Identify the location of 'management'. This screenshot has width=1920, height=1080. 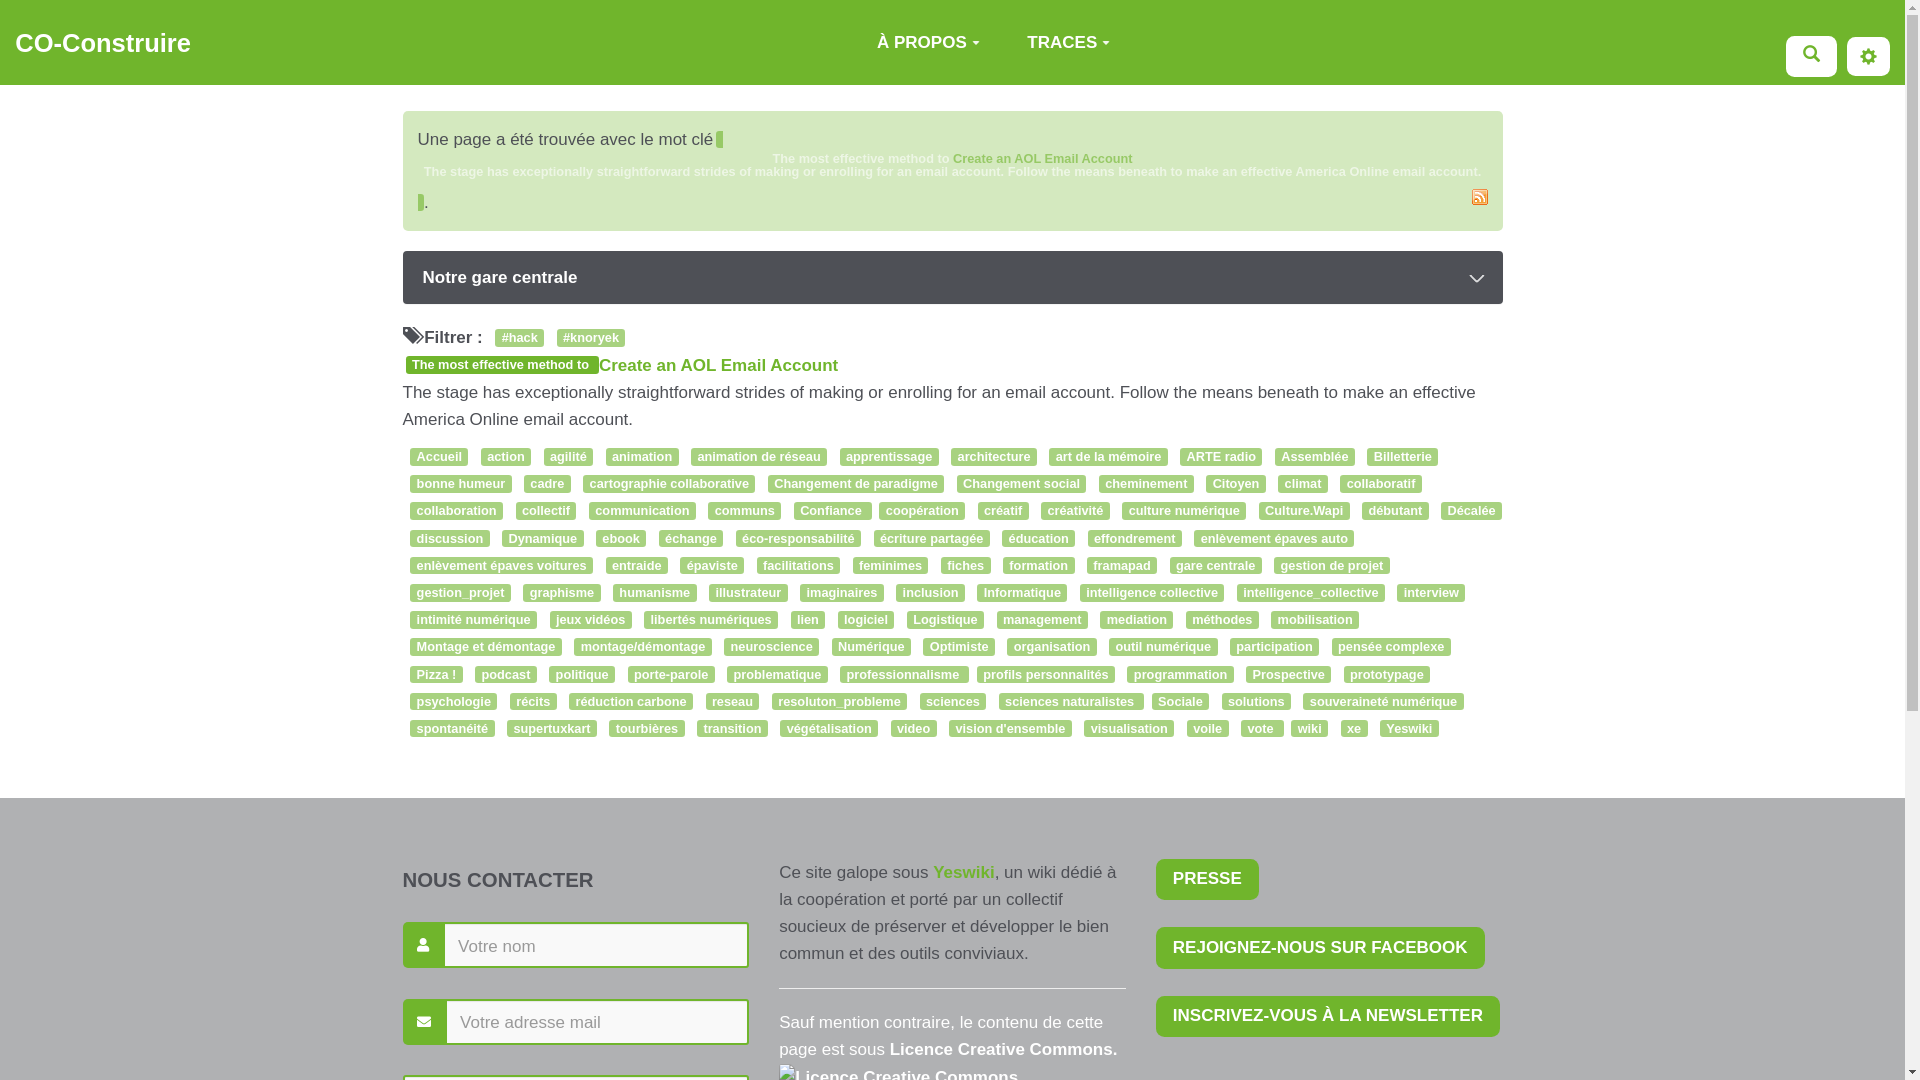
(1041, 619).